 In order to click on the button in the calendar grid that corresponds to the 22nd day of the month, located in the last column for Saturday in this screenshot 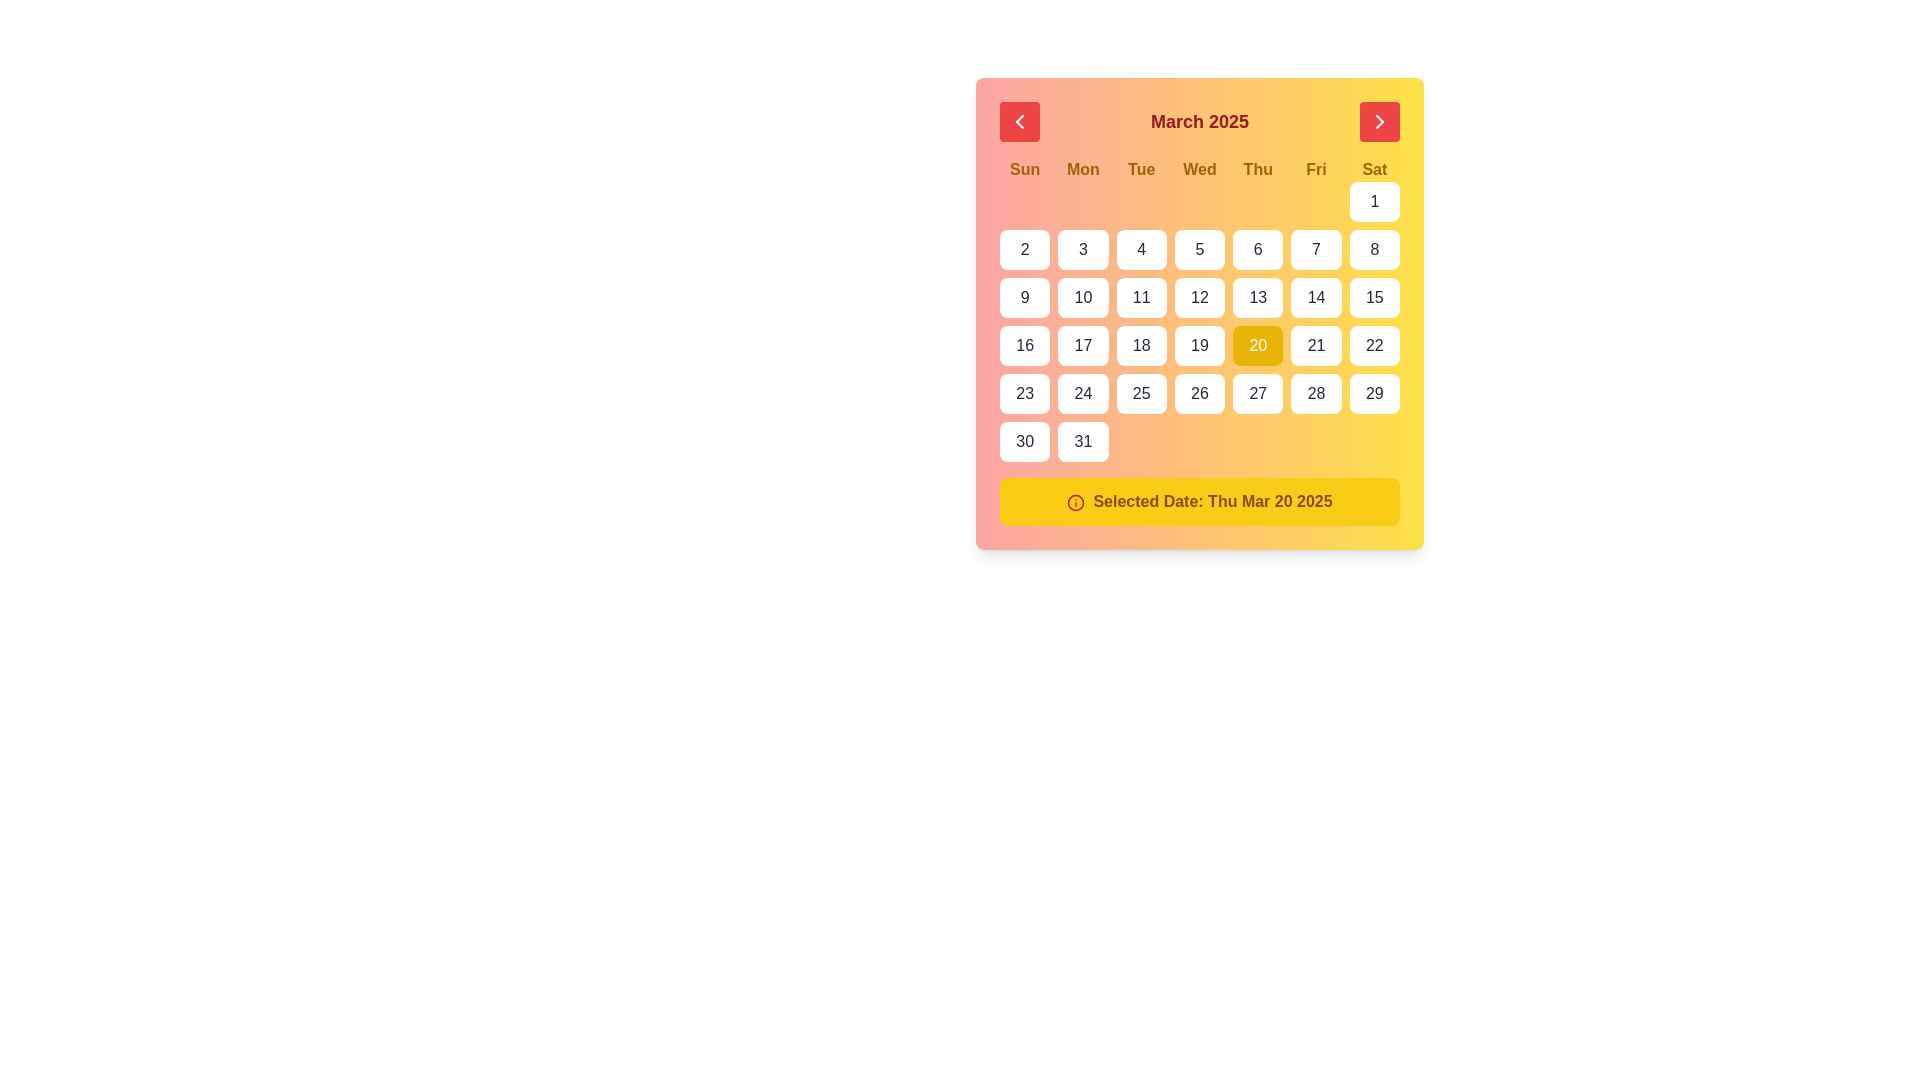, I will do `click(1373, 345)`.